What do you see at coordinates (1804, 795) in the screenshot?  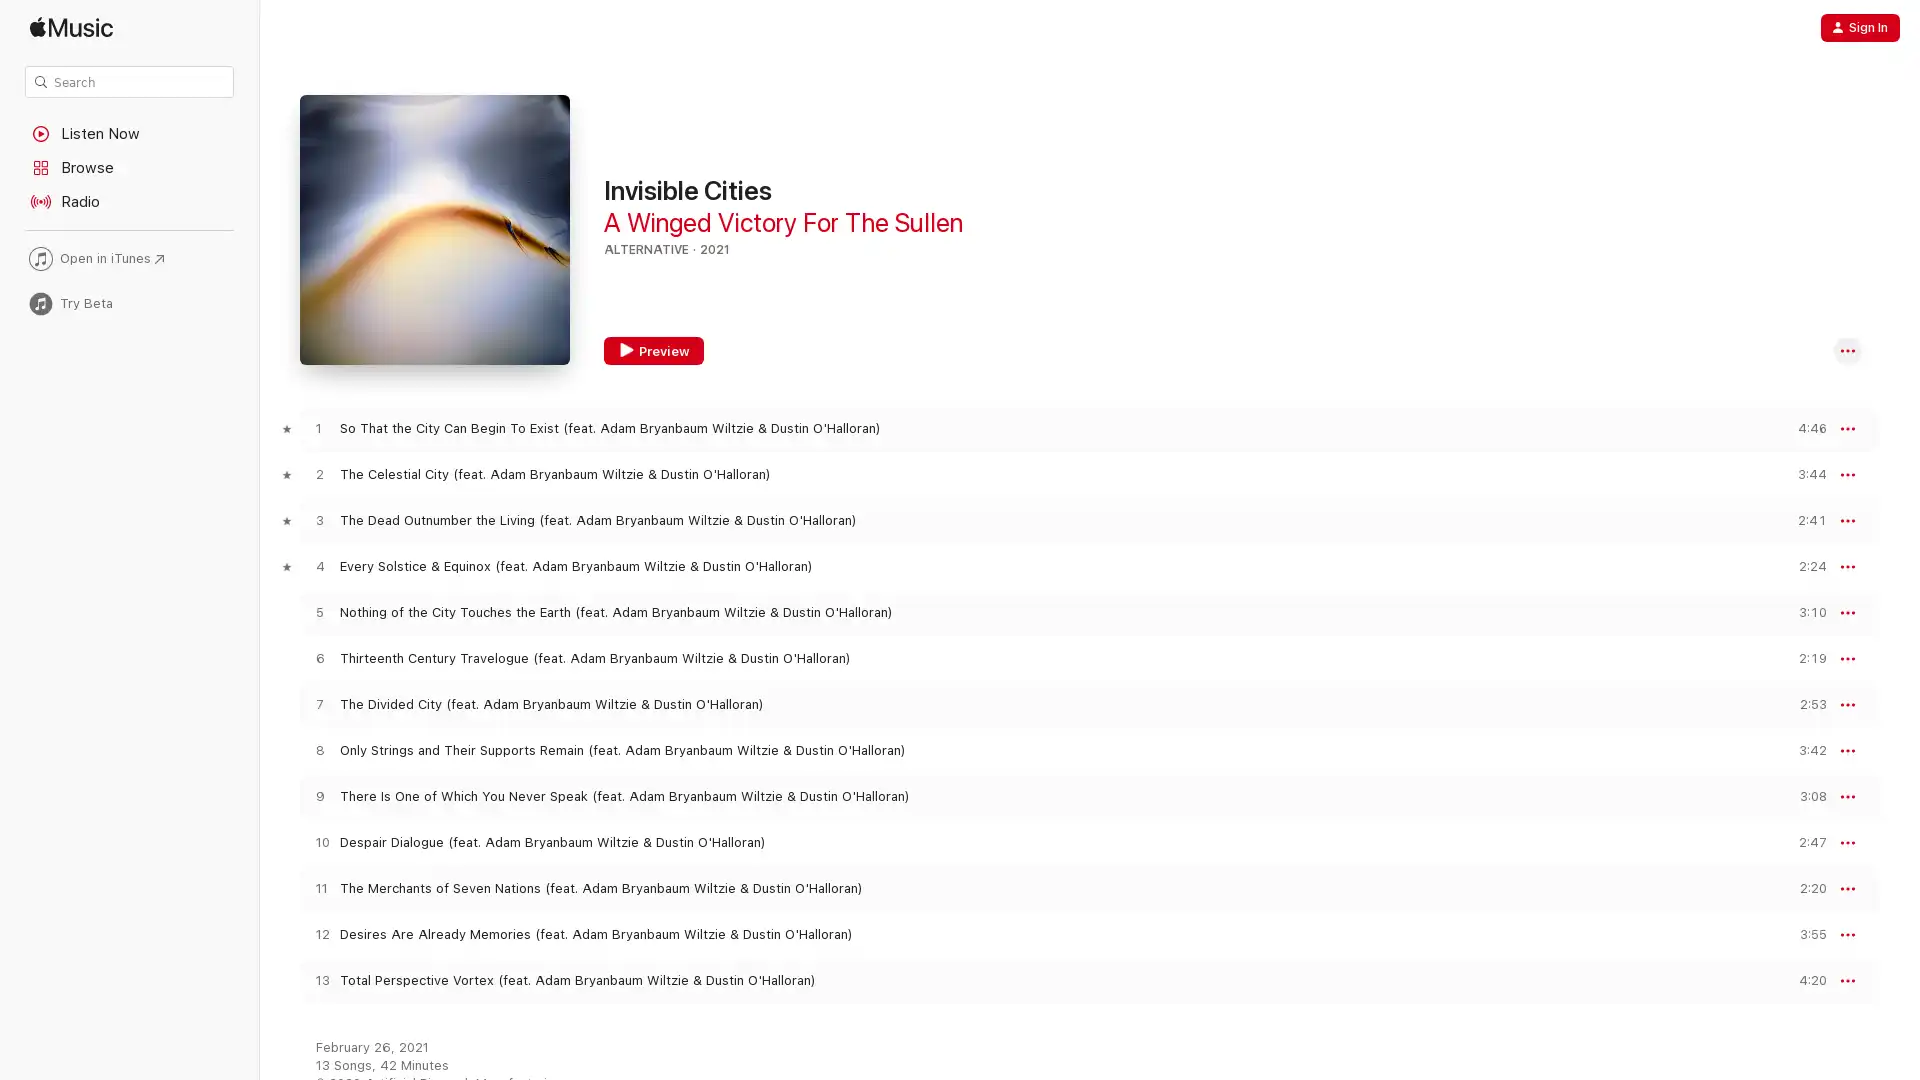 I see `Preview` at bounding box center [1804, 795].